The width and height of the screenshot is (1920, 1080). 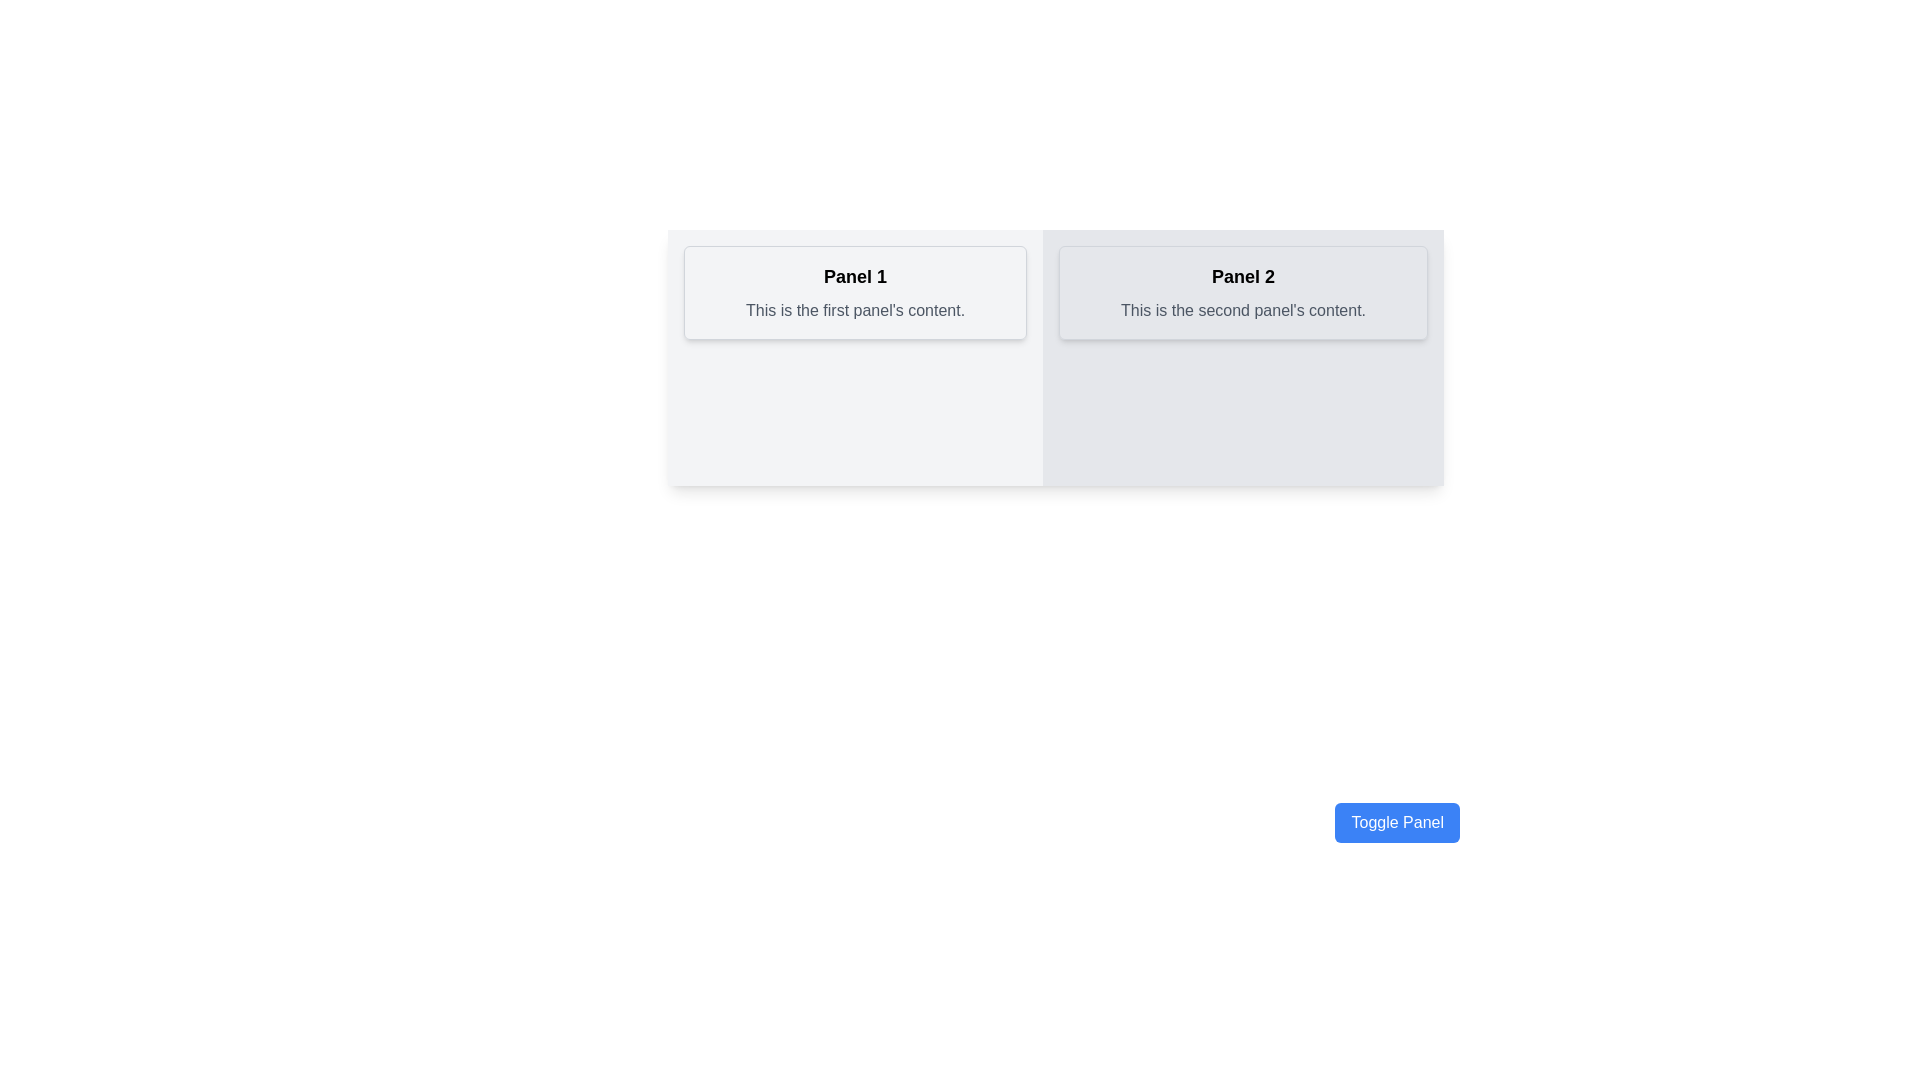 What do you see at coordinates (1242, 293) in the screenshot?
I see `the display panel labeled 'Panel 2' that presents its associated content, positioned in the second column of a two-column layout` at bounding box center [1242, 293].